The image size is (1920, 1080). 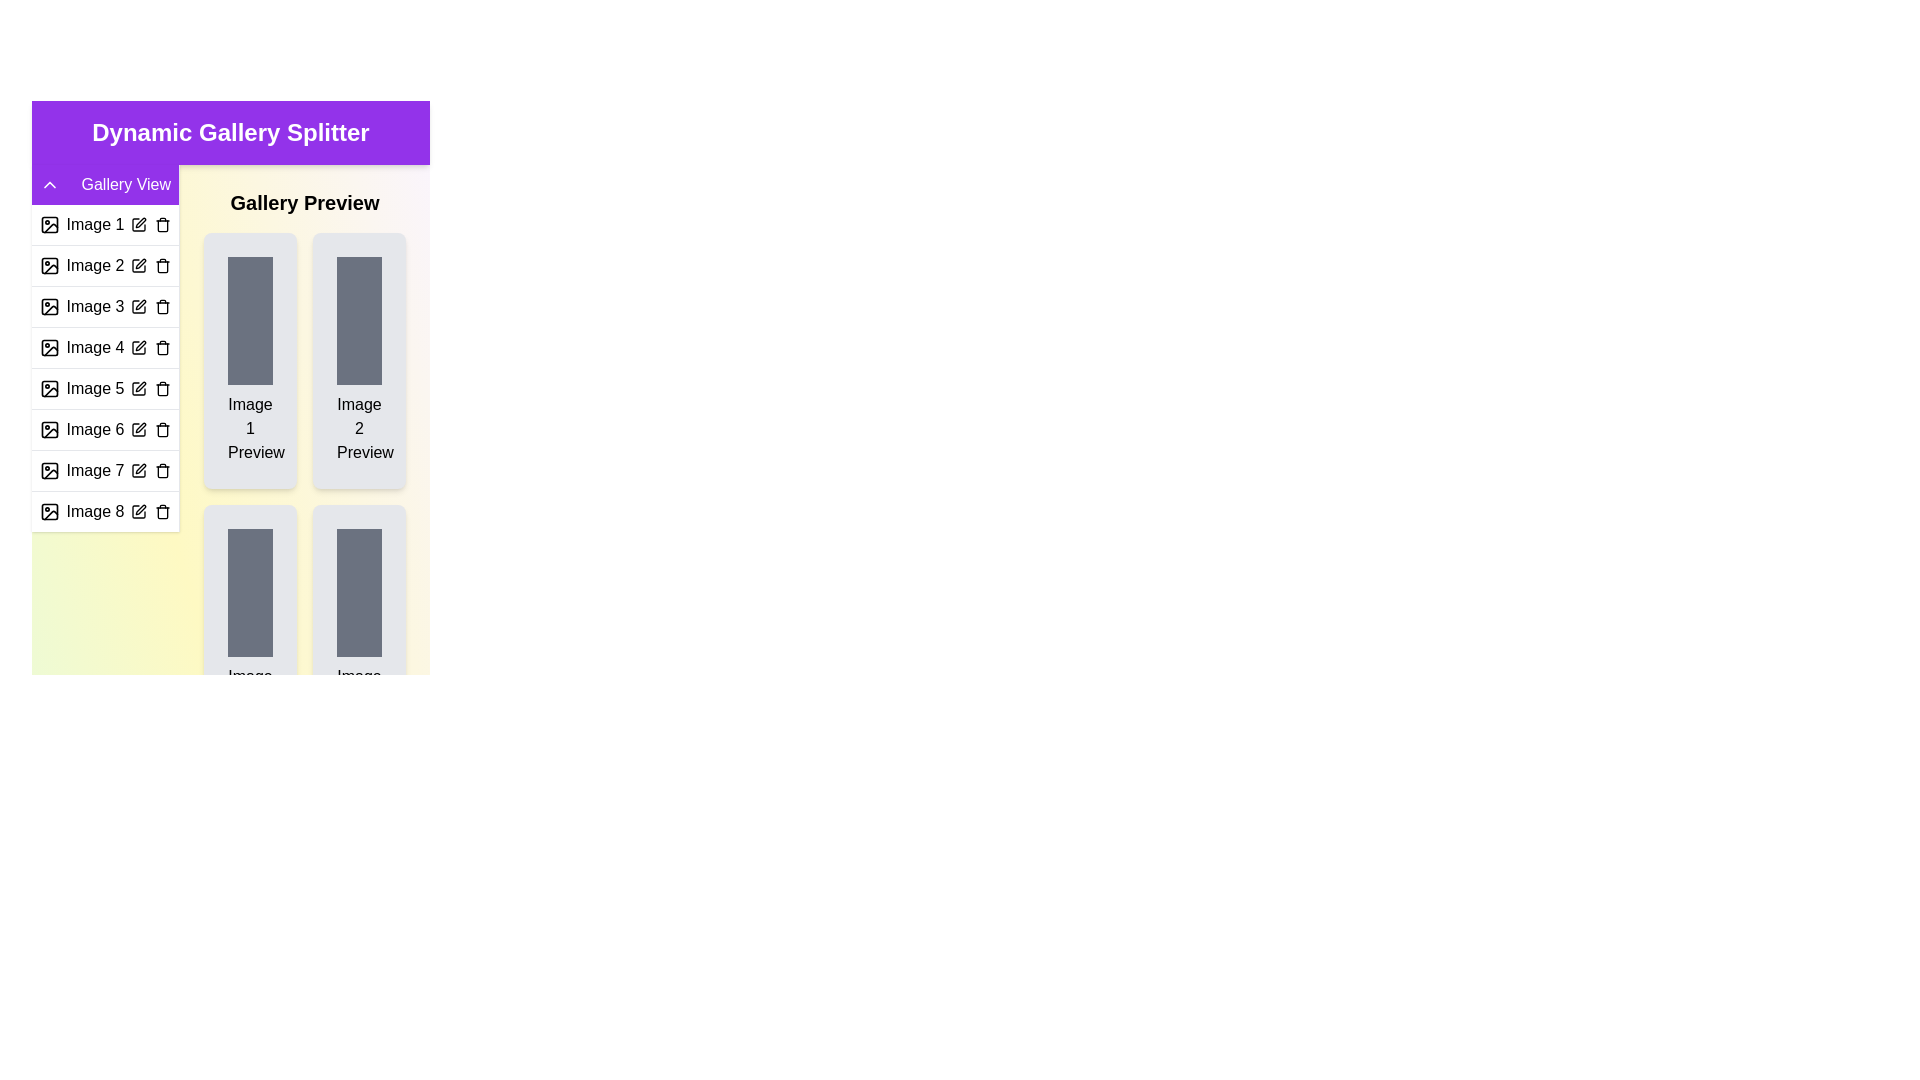 What do you see at coordinates (138, 307) in the screenshot?
I see `the pencil icon button` at bounding box center [138, 307].